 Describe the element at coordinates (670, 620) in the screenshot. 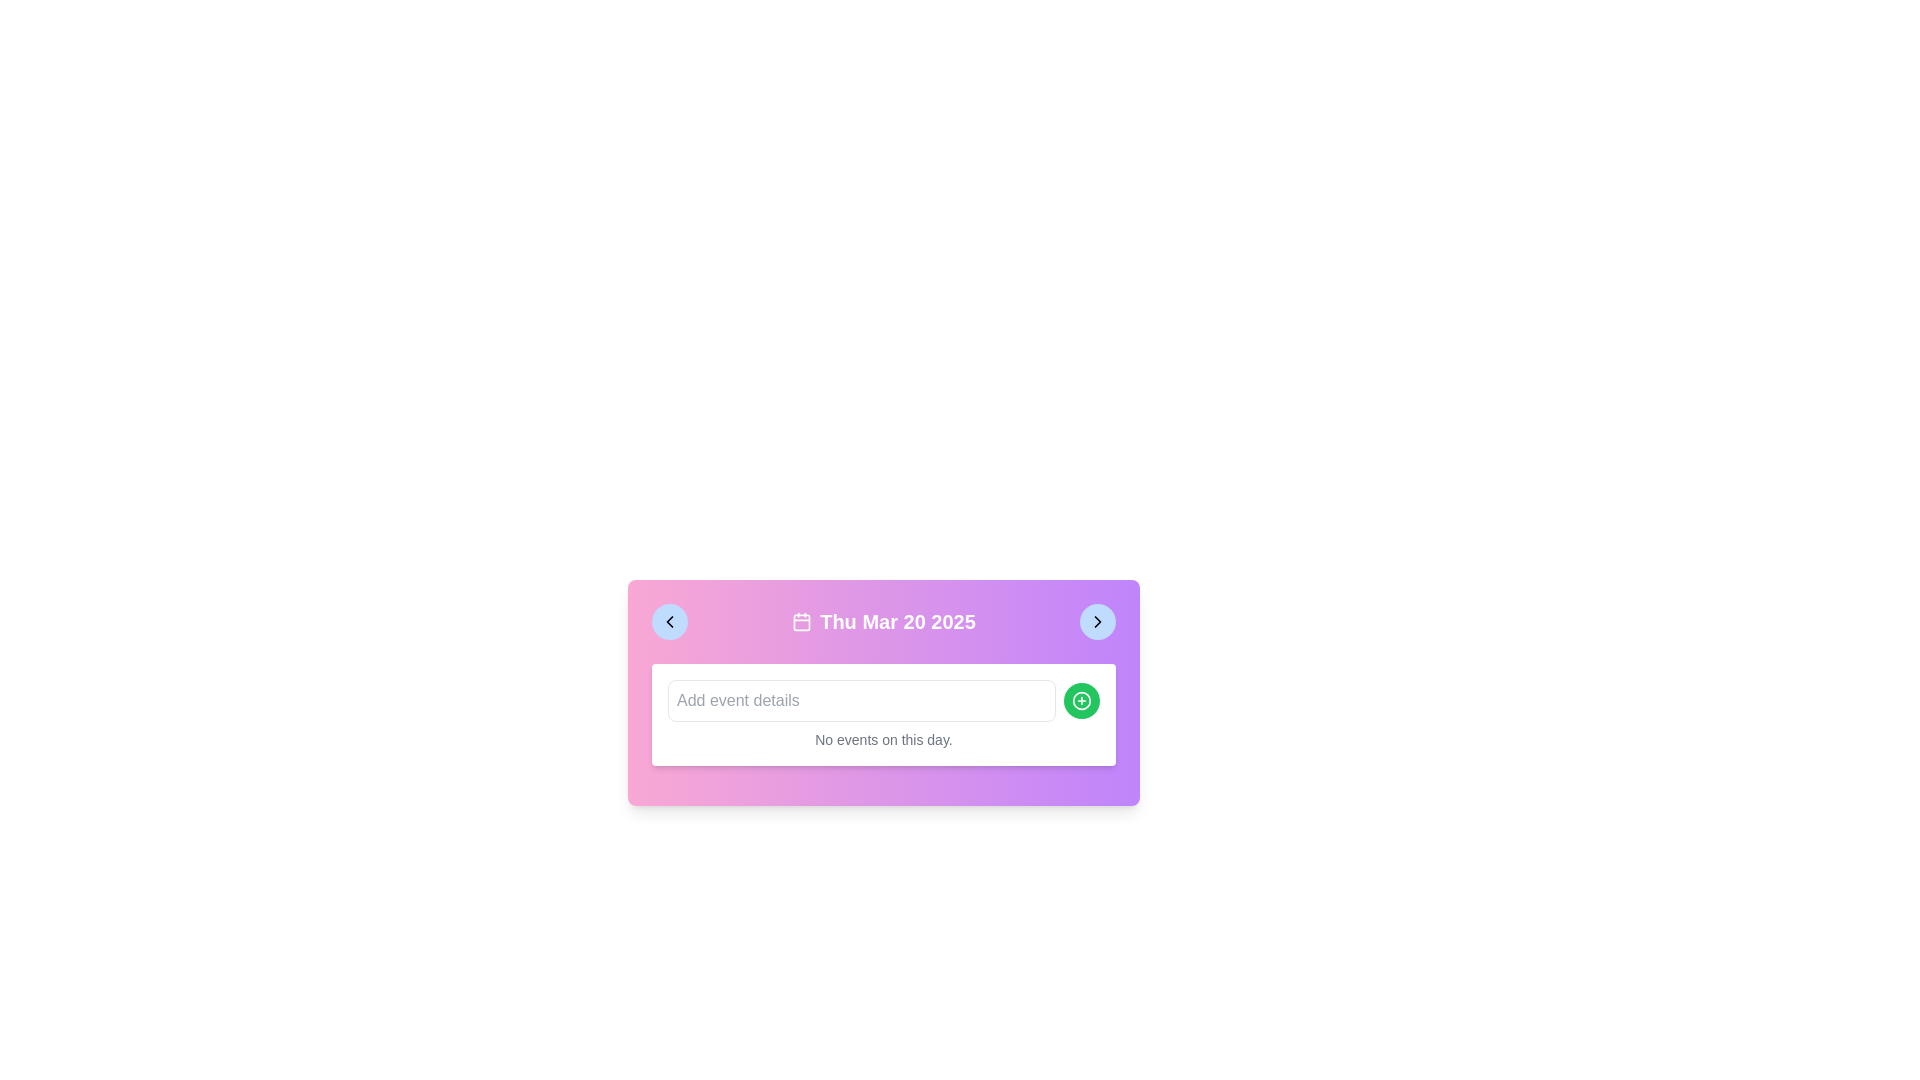

I see `the left-pointing chevron icon, which is located inside a circular blue button on the leftmost side of the header bar, next to the title 'Thu Mar 20 2025'` at that location.